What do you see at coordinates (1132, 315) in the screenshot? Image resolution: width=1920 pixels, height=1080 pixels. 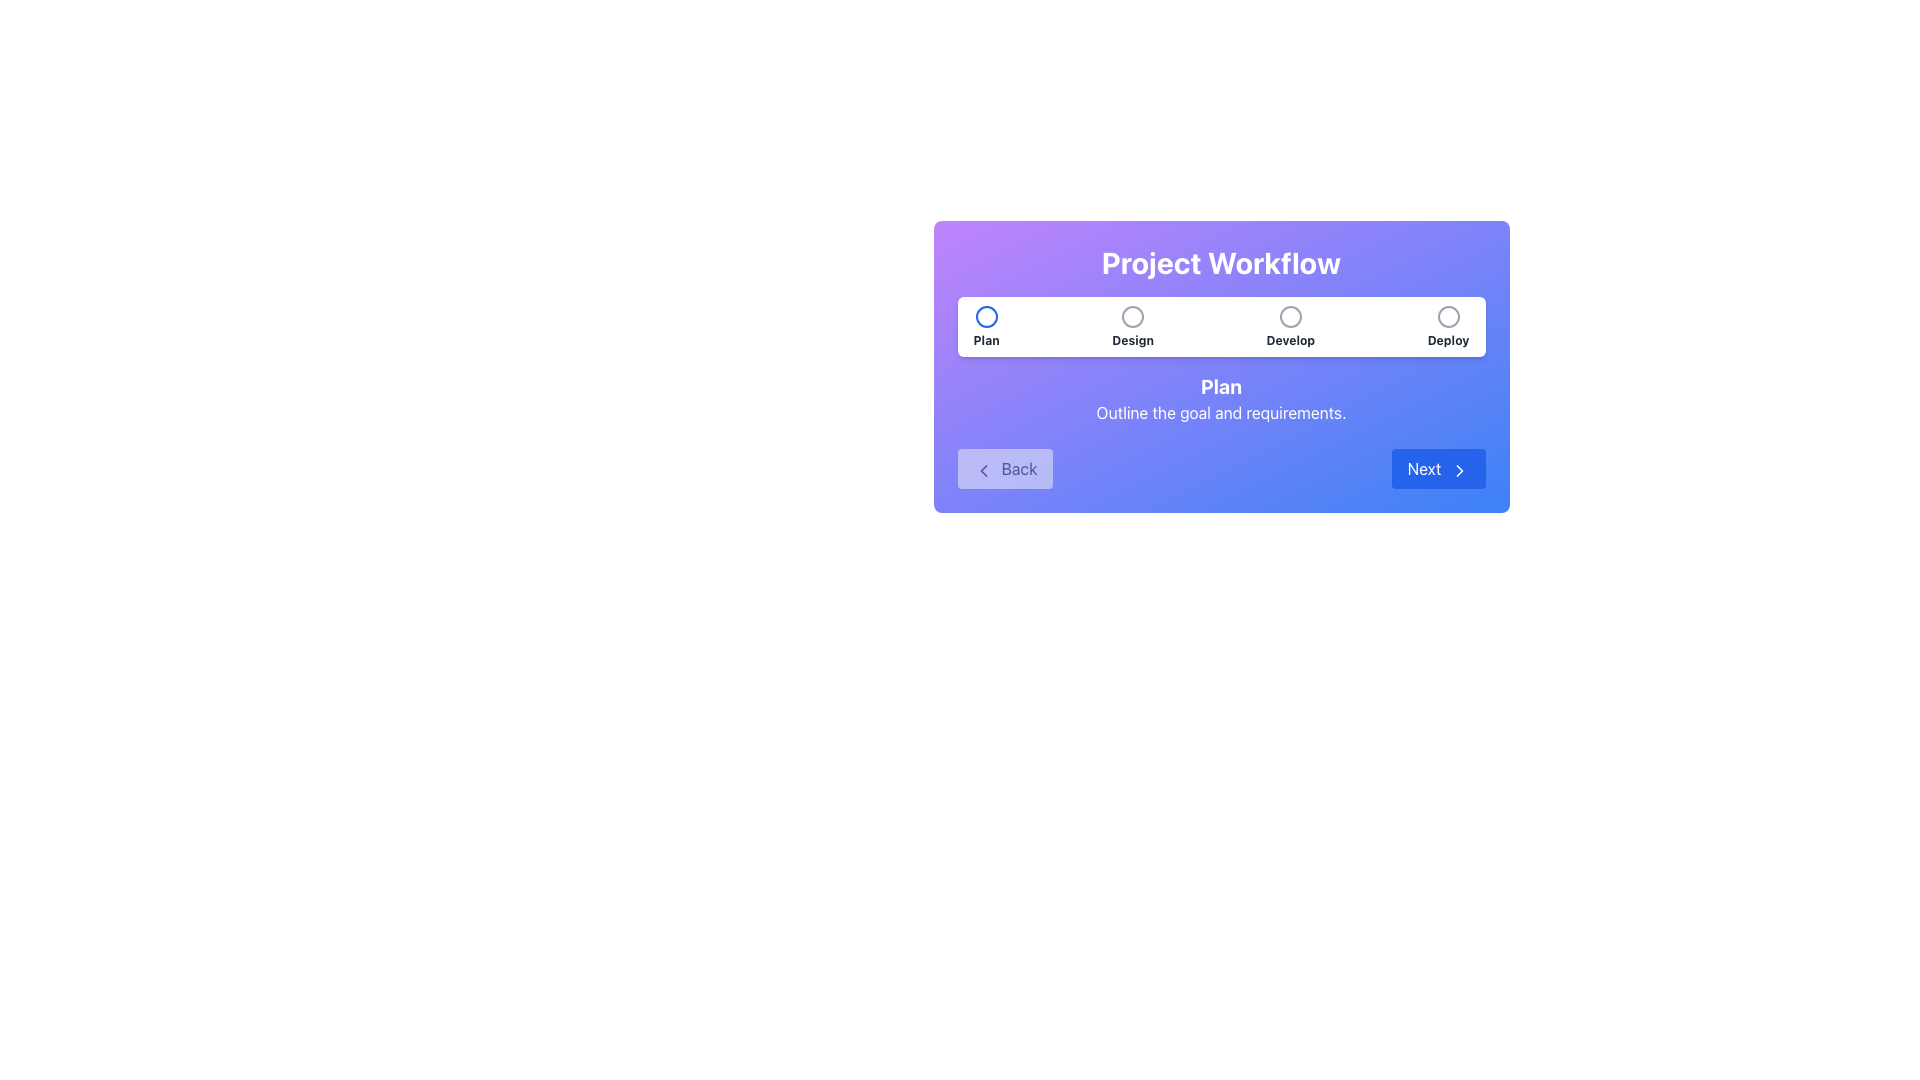 I see `the Step indicator icon for the 'Design' phase in the project workflow interface, located at the center of the interface, just below the title 'Project Workflow'` at bounding box center [1132, 315].